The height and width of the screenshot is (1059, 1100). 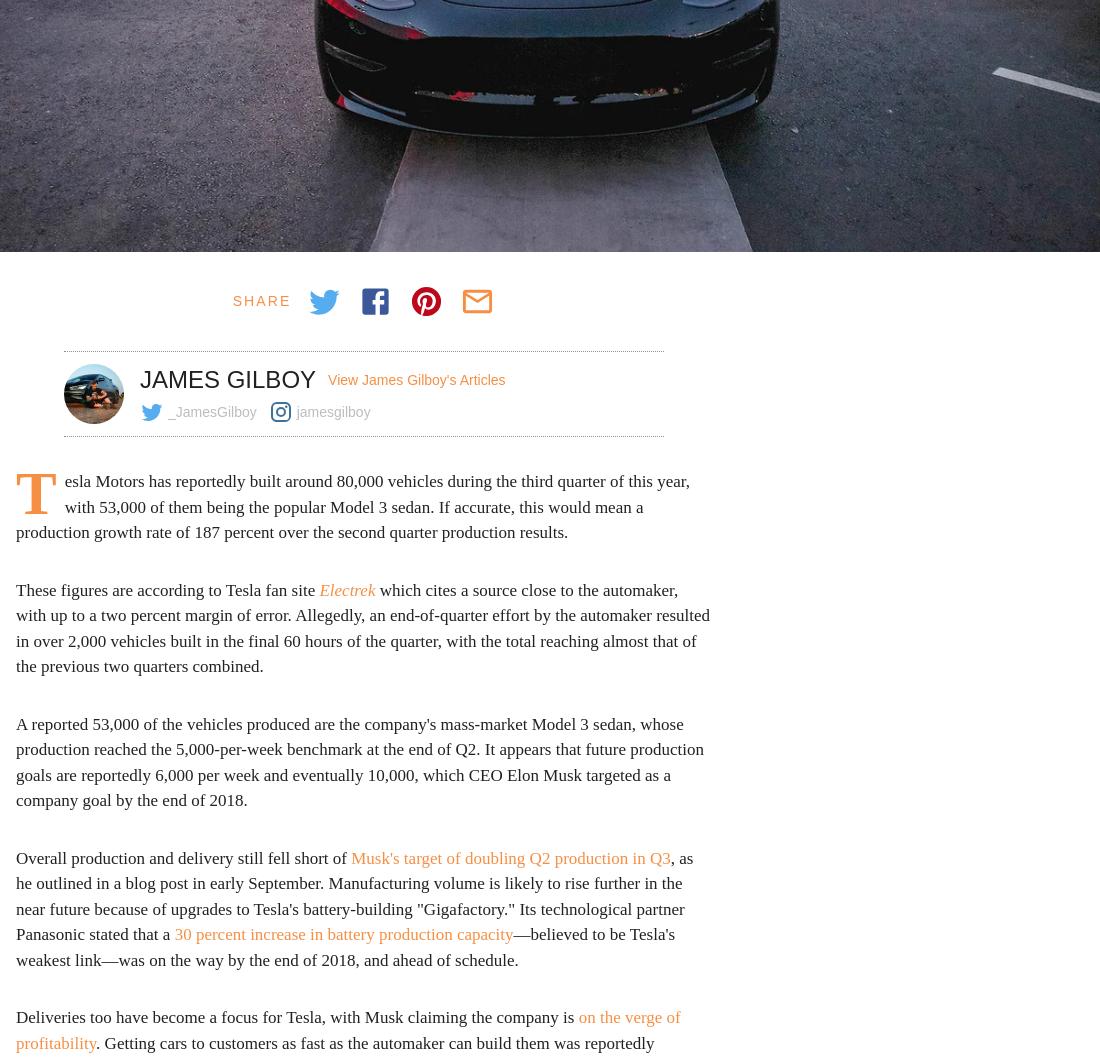 What do you see at coordinates (348, 1028) in the screenshot?
I see `'on the verge of profitability'` at bounding box center [348, 1028].